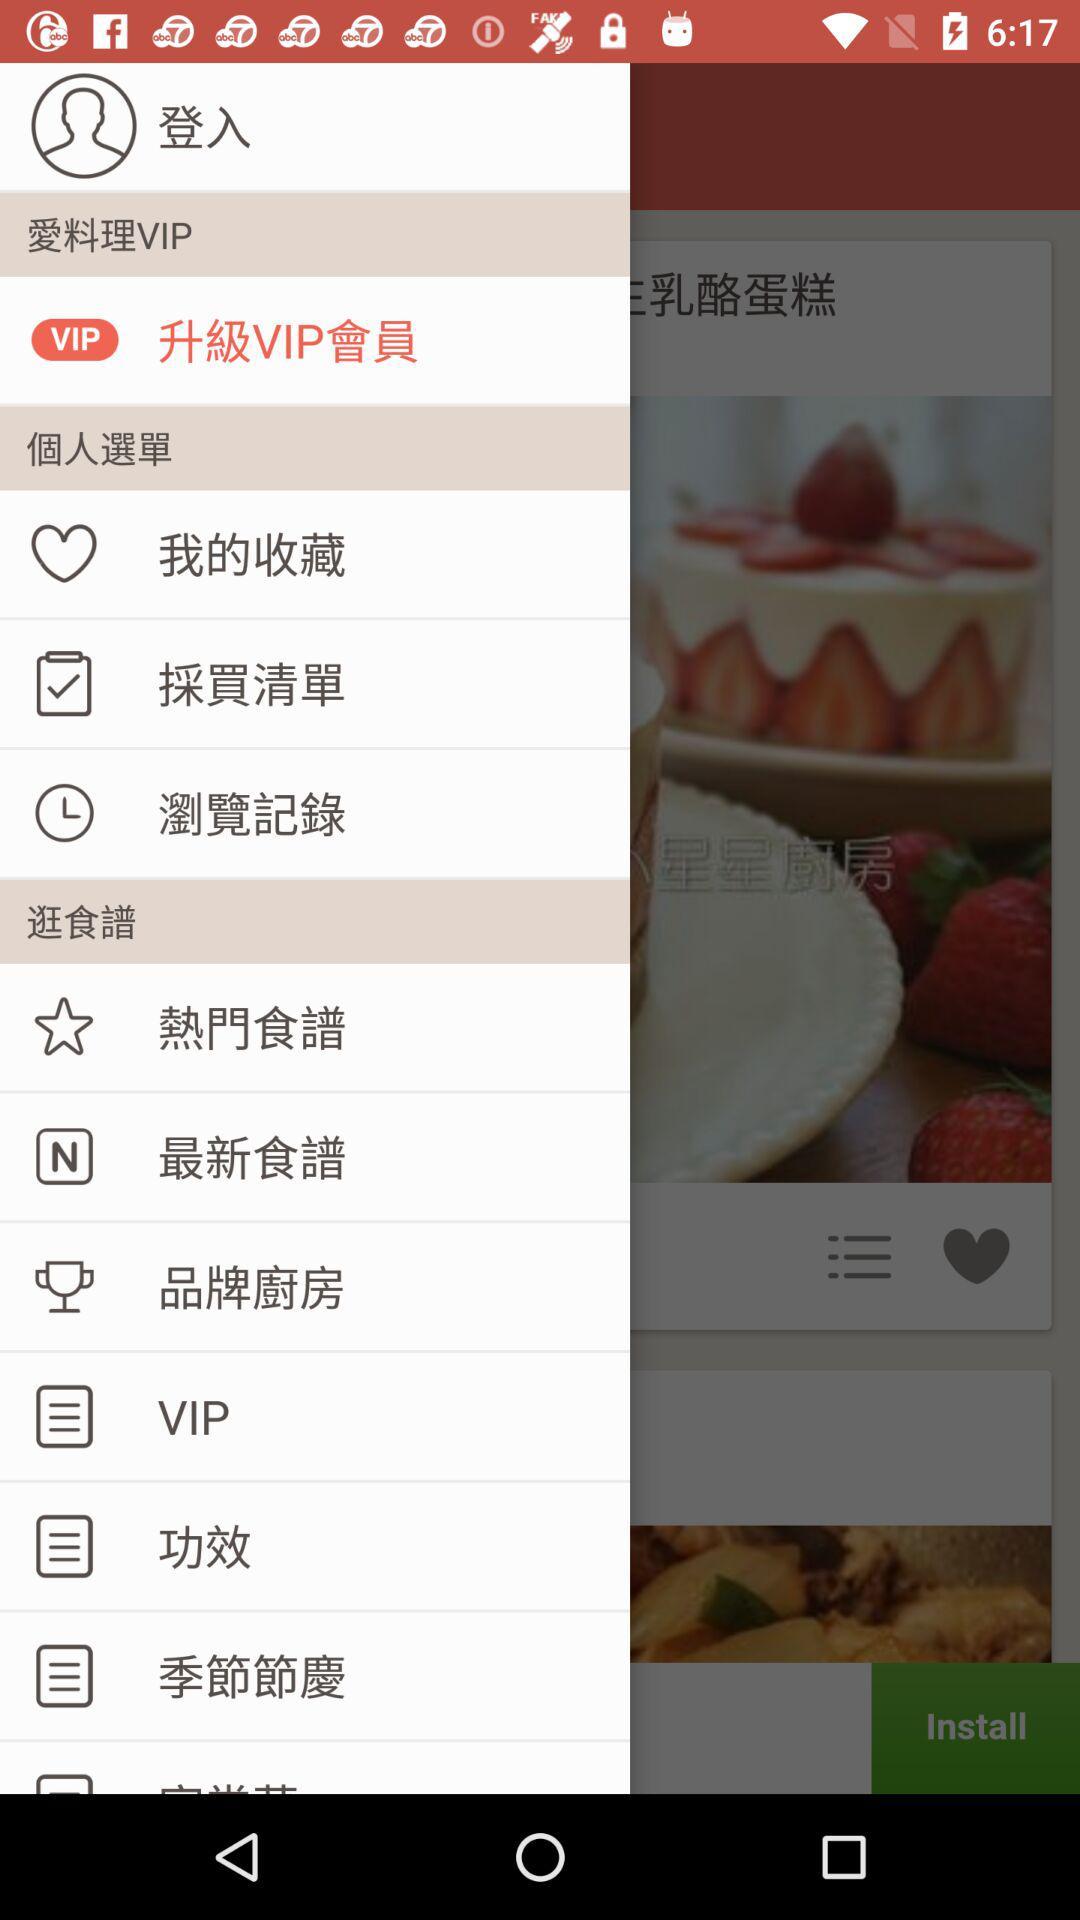 Image resolution: width=1080 pixels, height=1920 pixels. What do you see at coordinates (74, 340) in the screenshot?
I see `vip which is above the favorite icon` at bounding box center [74, 340].